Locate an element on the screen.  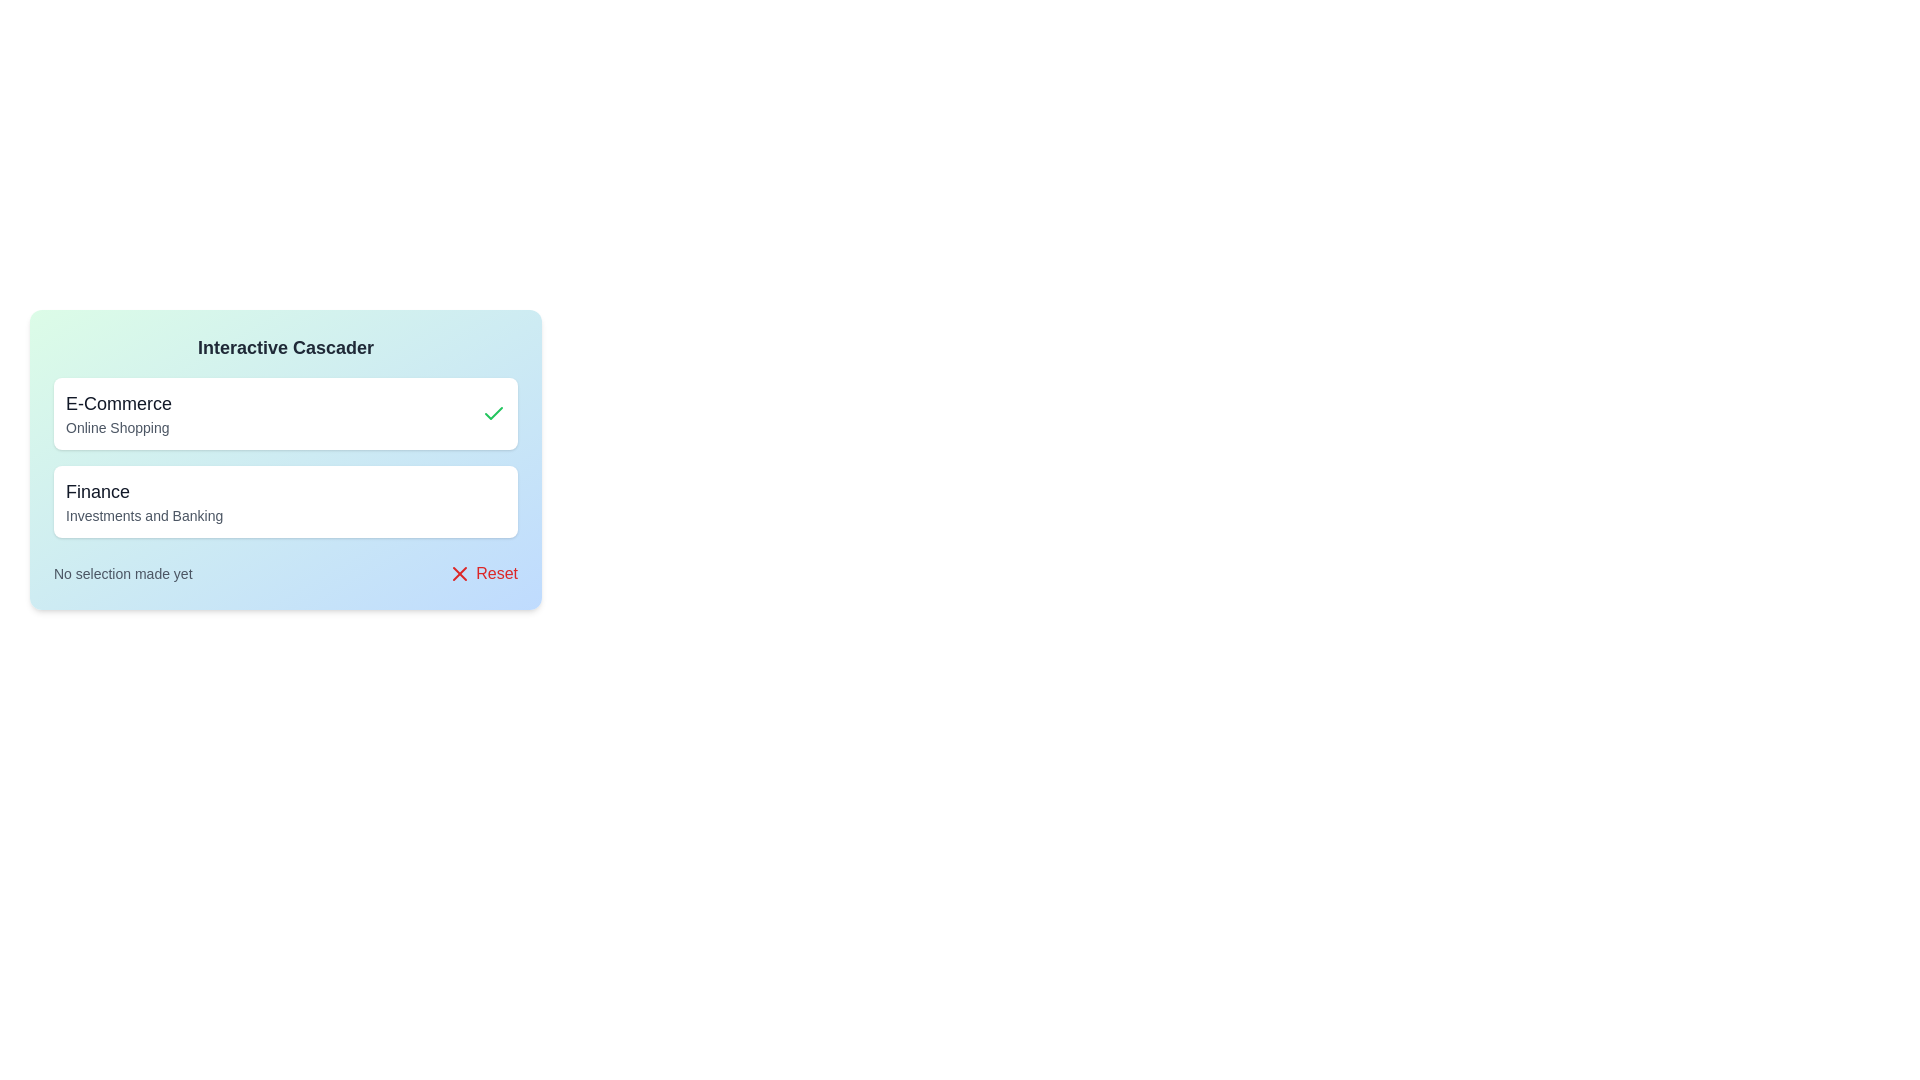
the static text label displaying 'Online Shopping', which is positioned directly below the 'E-Commerce' title is located at coordinates (118, 427).